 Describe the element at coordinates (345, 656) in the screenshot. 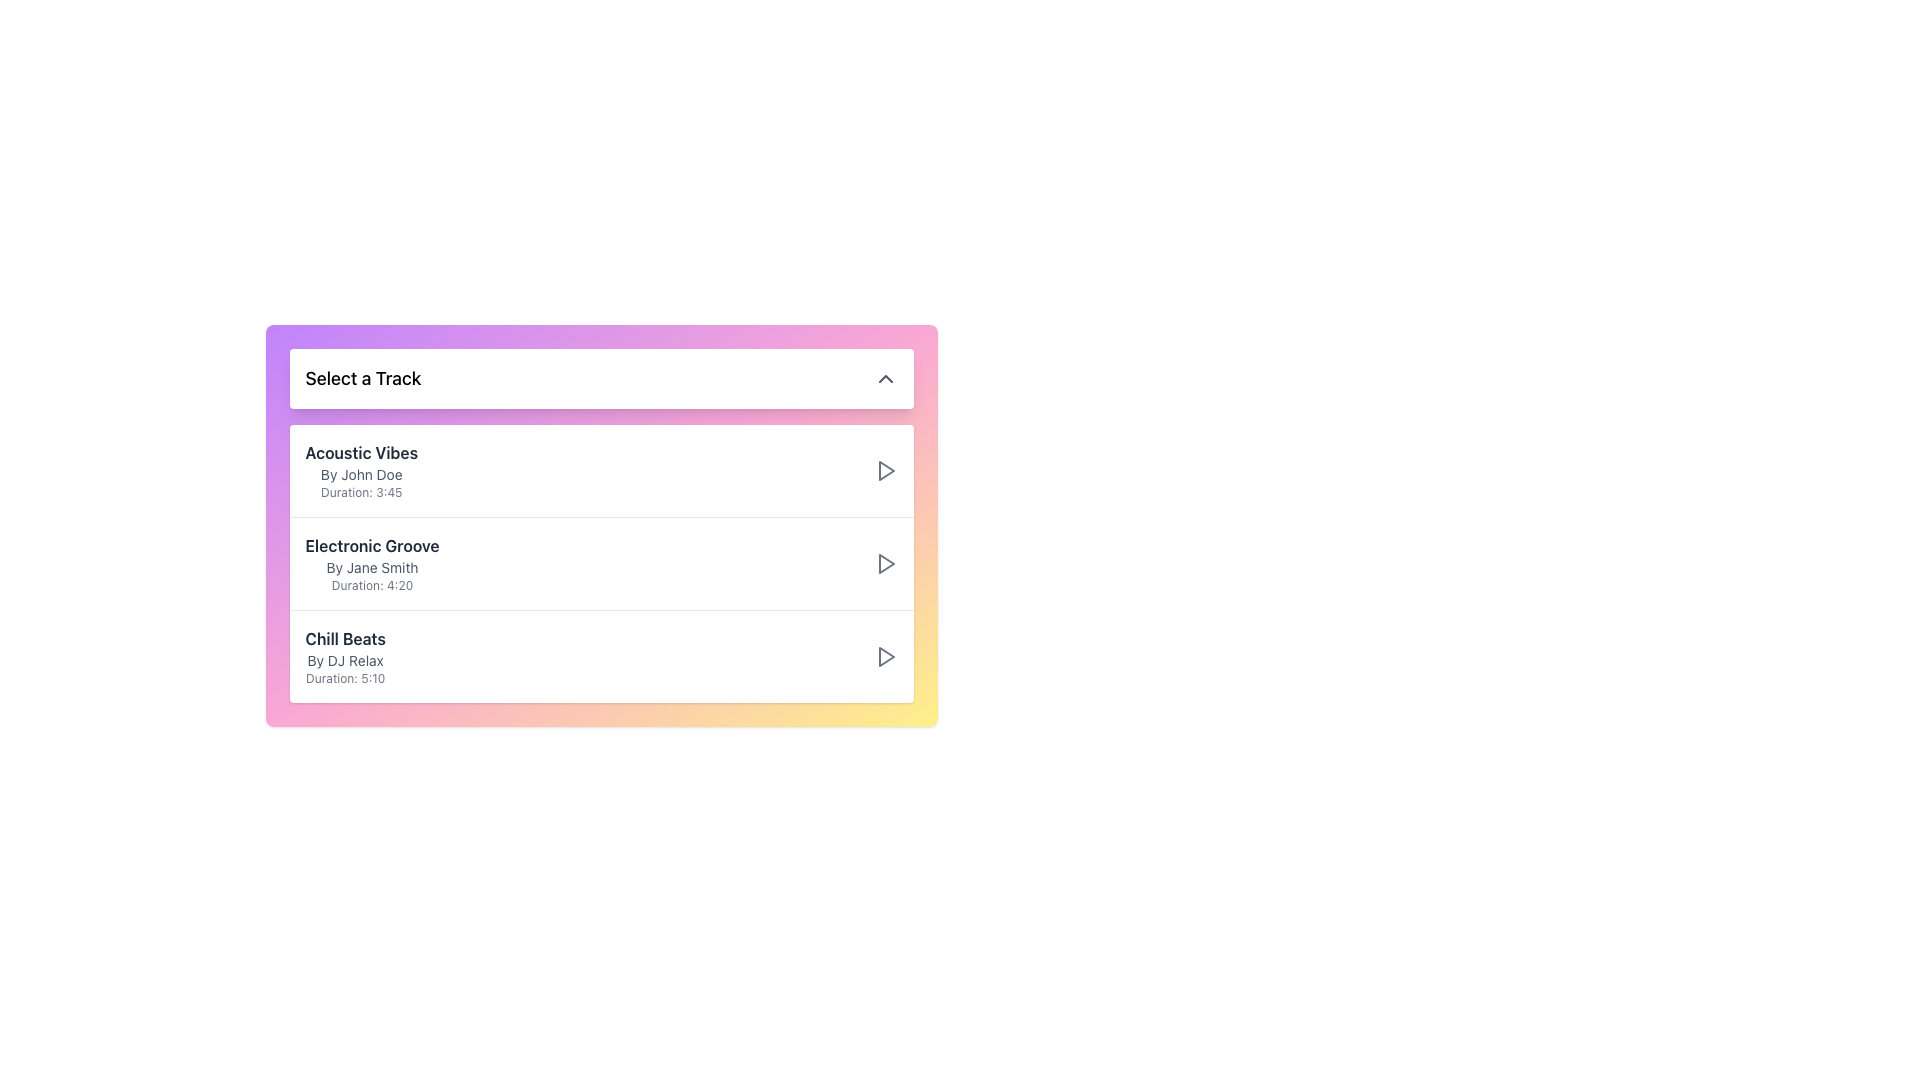

I see `displayed information of the third track item in the 'Select a Track' list, which includes its title, artist, and duration` at that location.